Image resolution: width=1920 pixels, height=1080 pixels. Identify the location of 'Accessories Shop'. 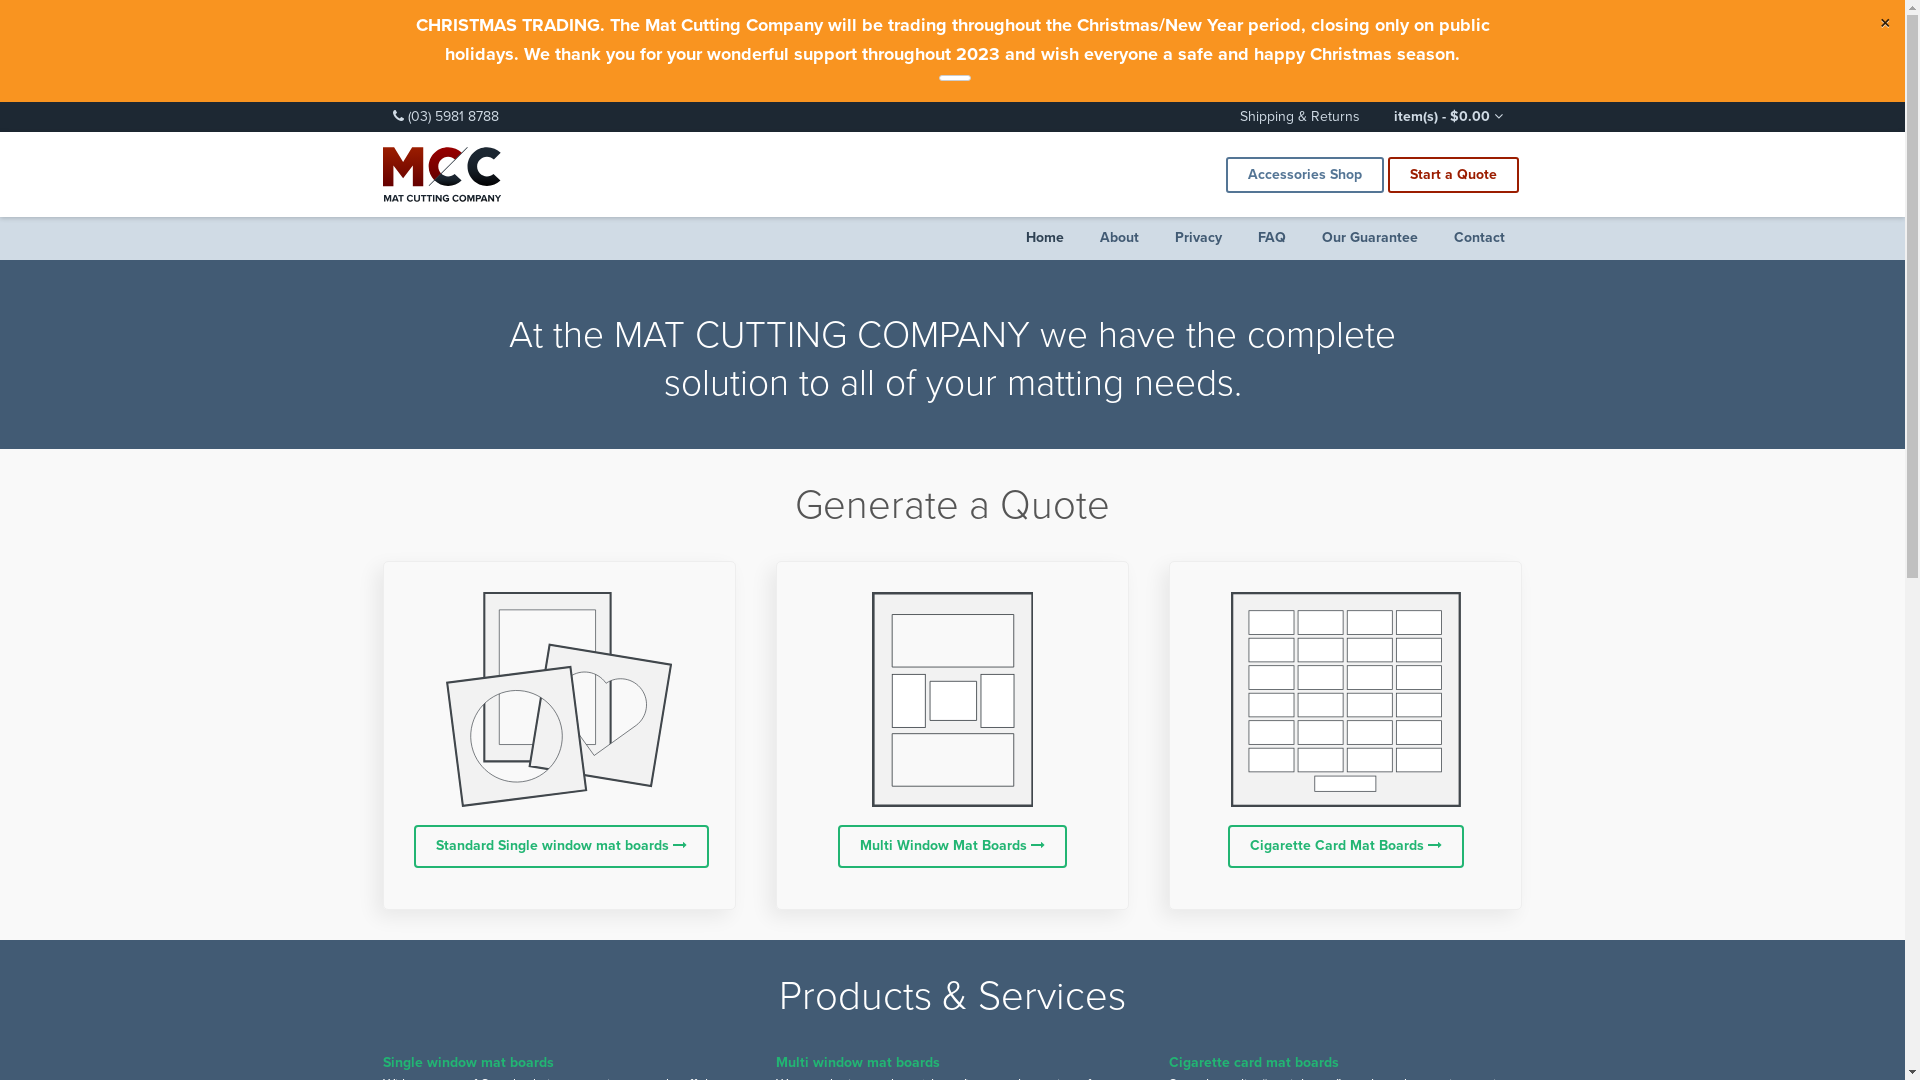
(1305, 173).